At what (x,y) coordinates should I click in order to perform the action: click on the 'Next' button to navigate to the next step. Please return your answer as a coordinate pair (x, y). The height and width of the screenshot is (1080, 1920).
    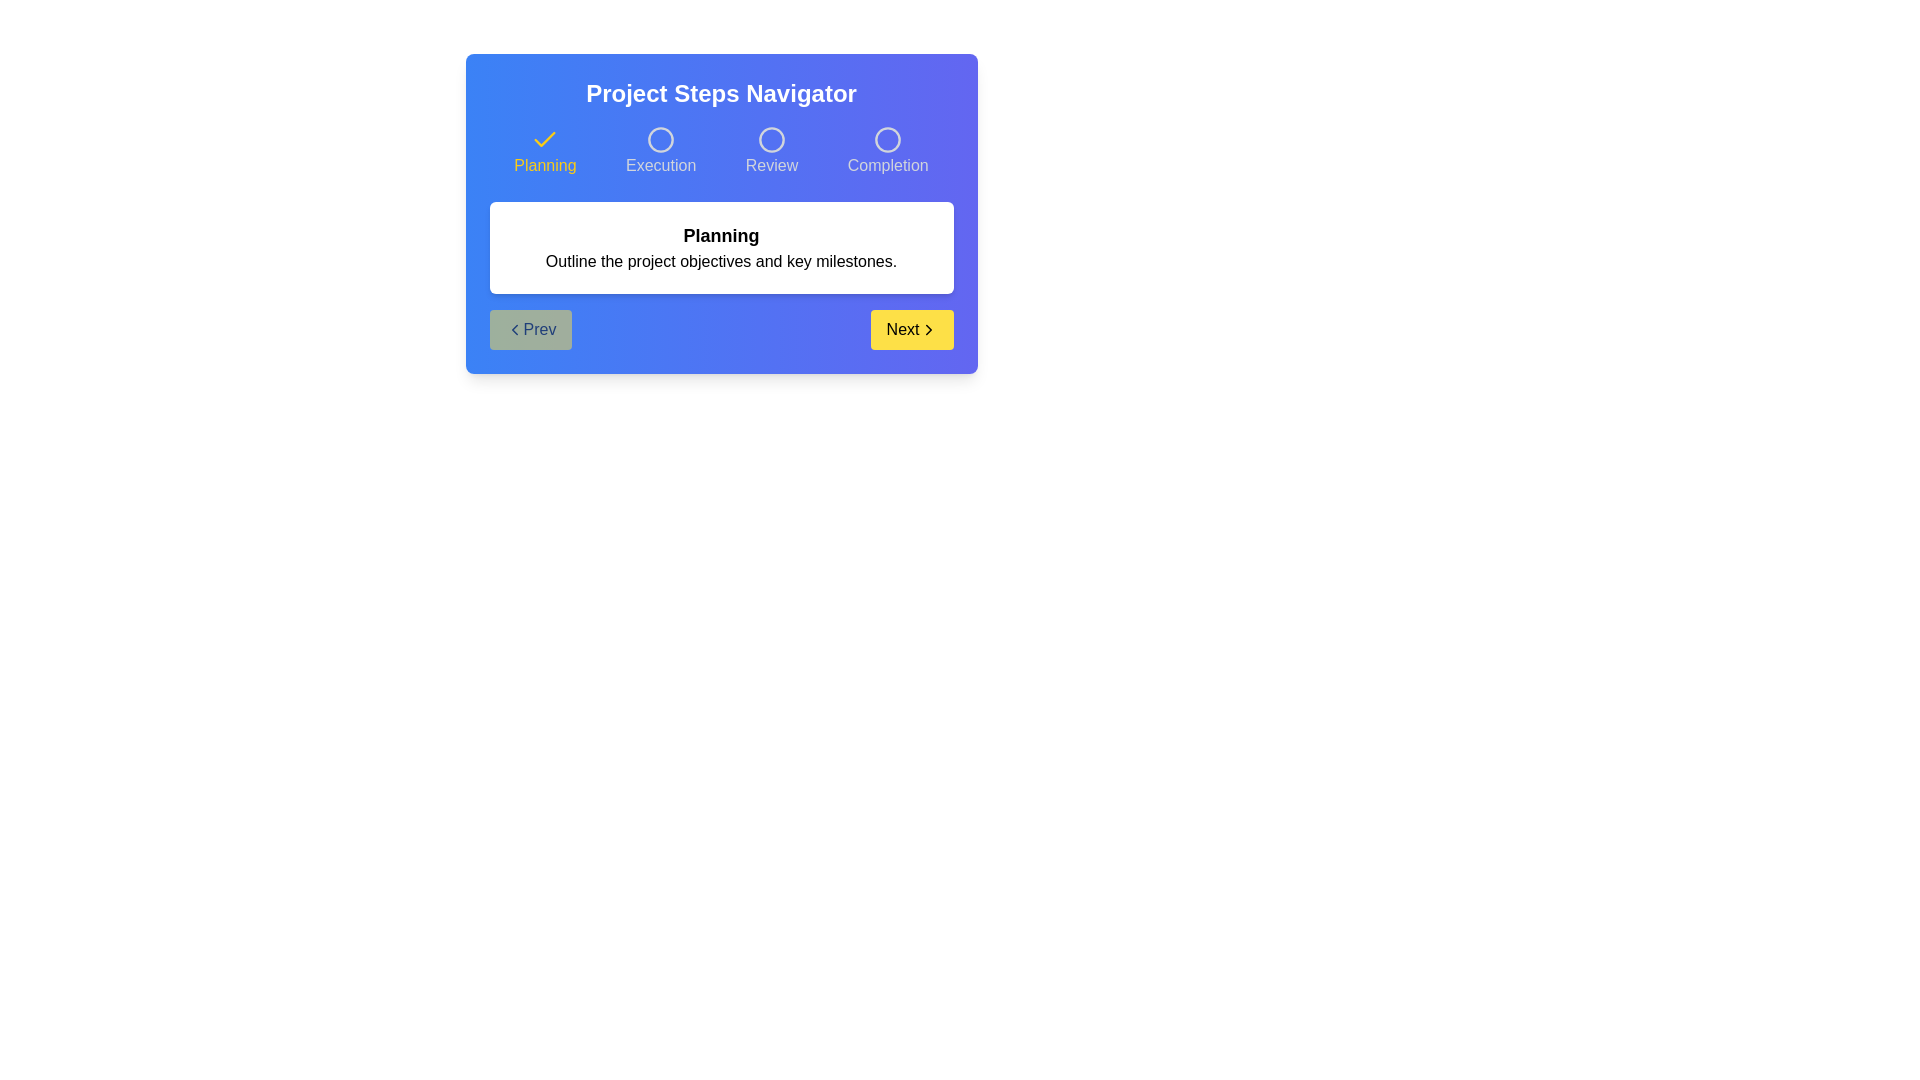
    Looking at the image, I should click on (911, 329).